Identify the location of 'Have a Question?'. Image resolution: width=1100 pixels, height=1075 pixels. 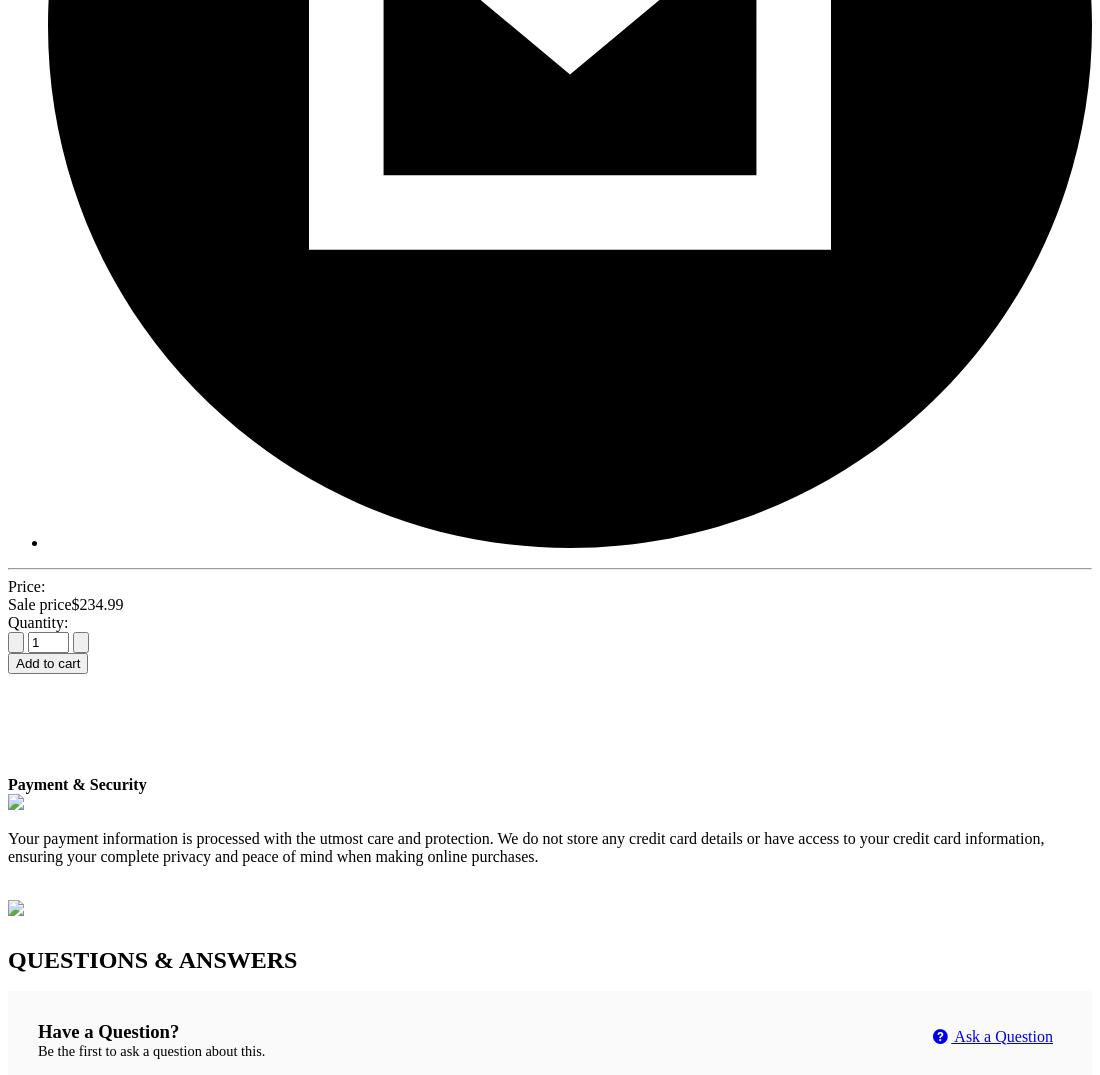
(36, 1031).